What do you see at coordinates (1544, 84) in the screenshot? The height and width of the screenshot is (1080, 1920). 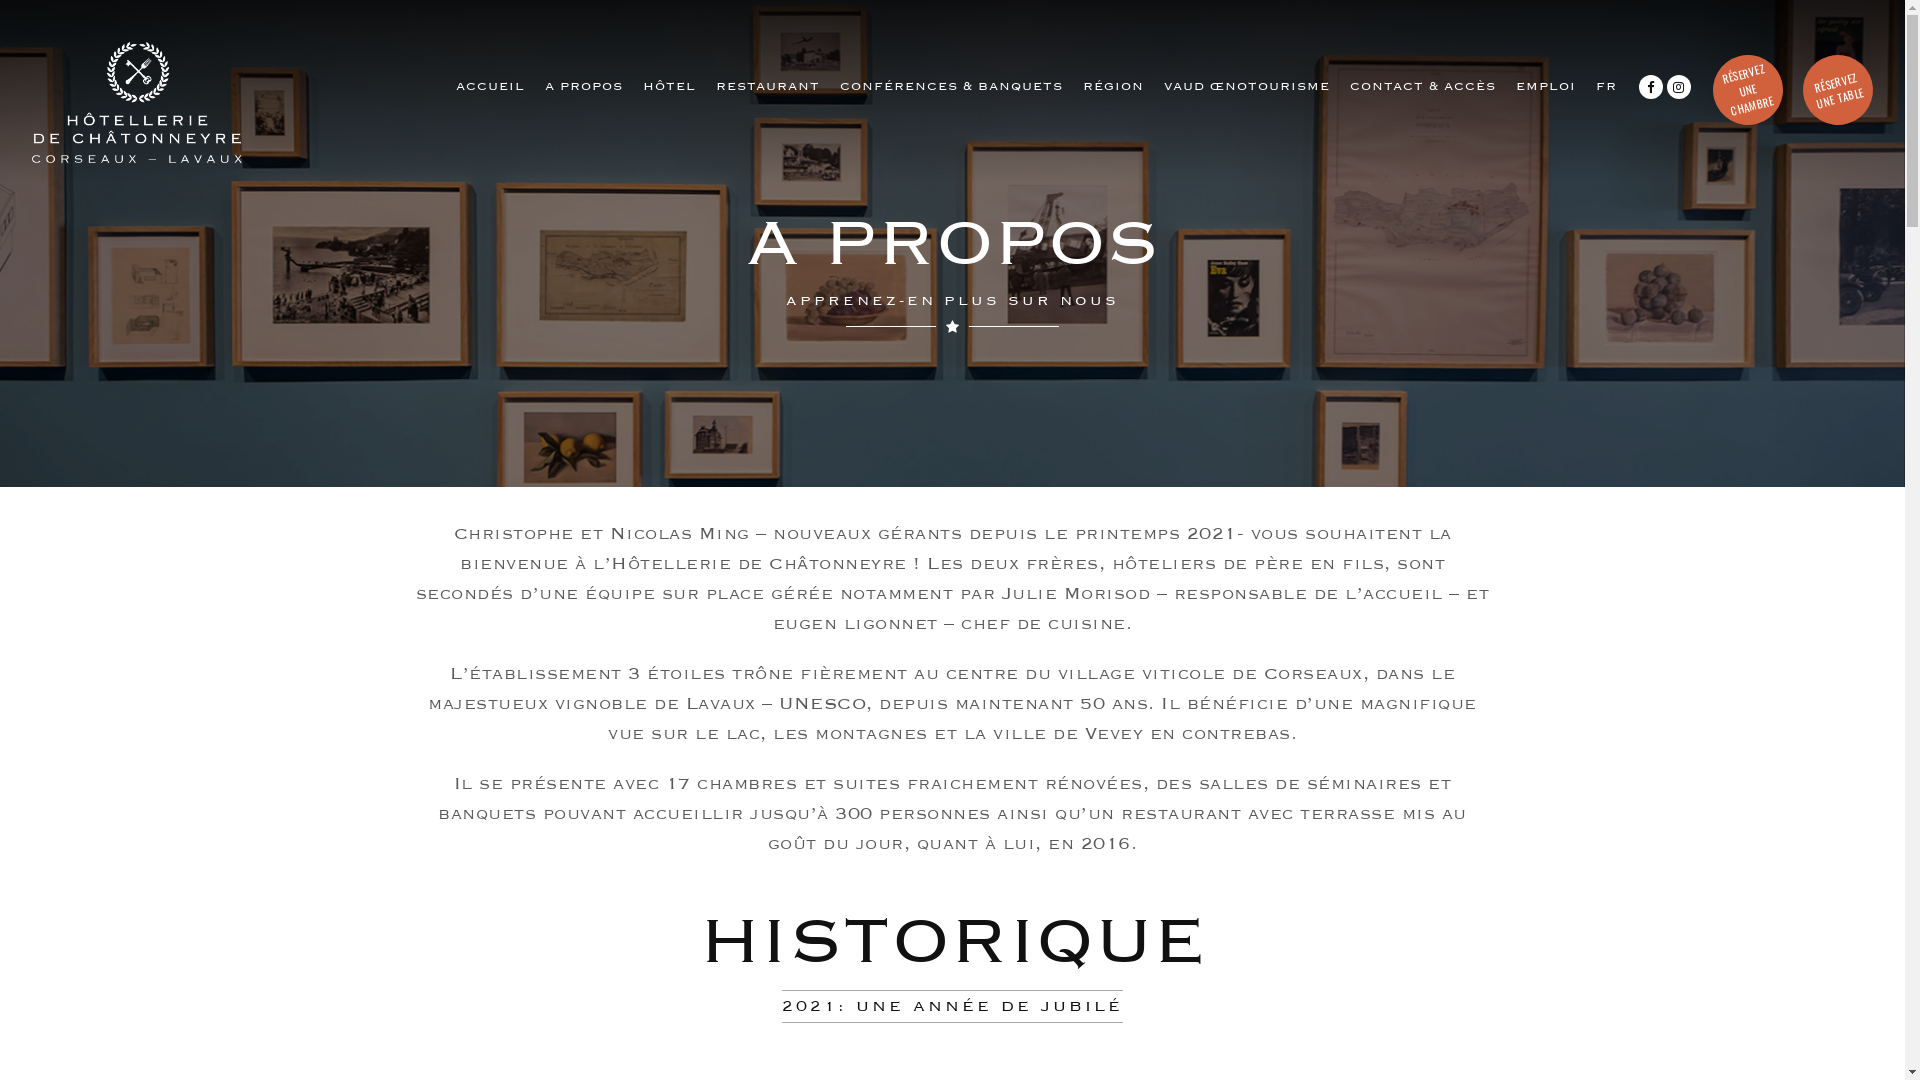 I see `'EMPLOI'` at bounding box center [1544, 84].